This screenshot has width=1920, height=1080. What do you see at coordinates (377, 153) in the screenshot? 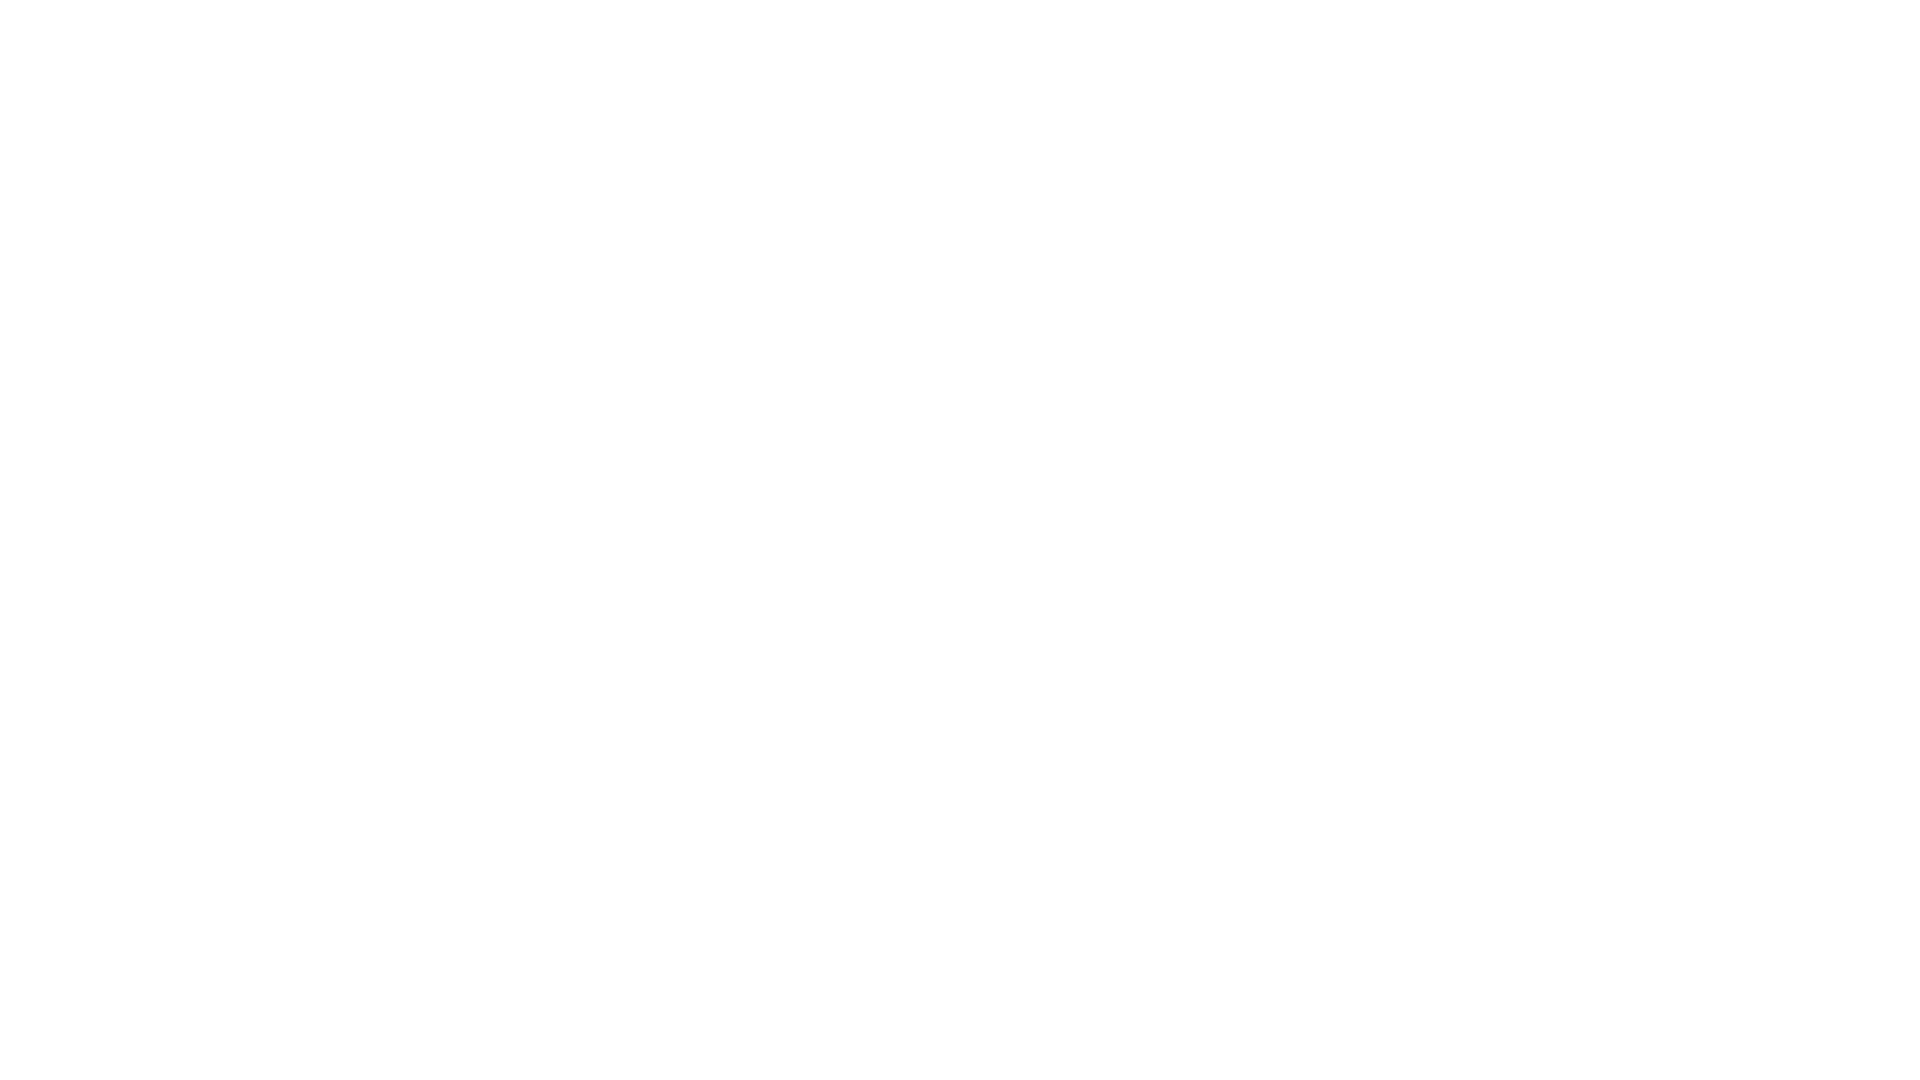
I see `FORMATION` at bounding box center [377, 153].